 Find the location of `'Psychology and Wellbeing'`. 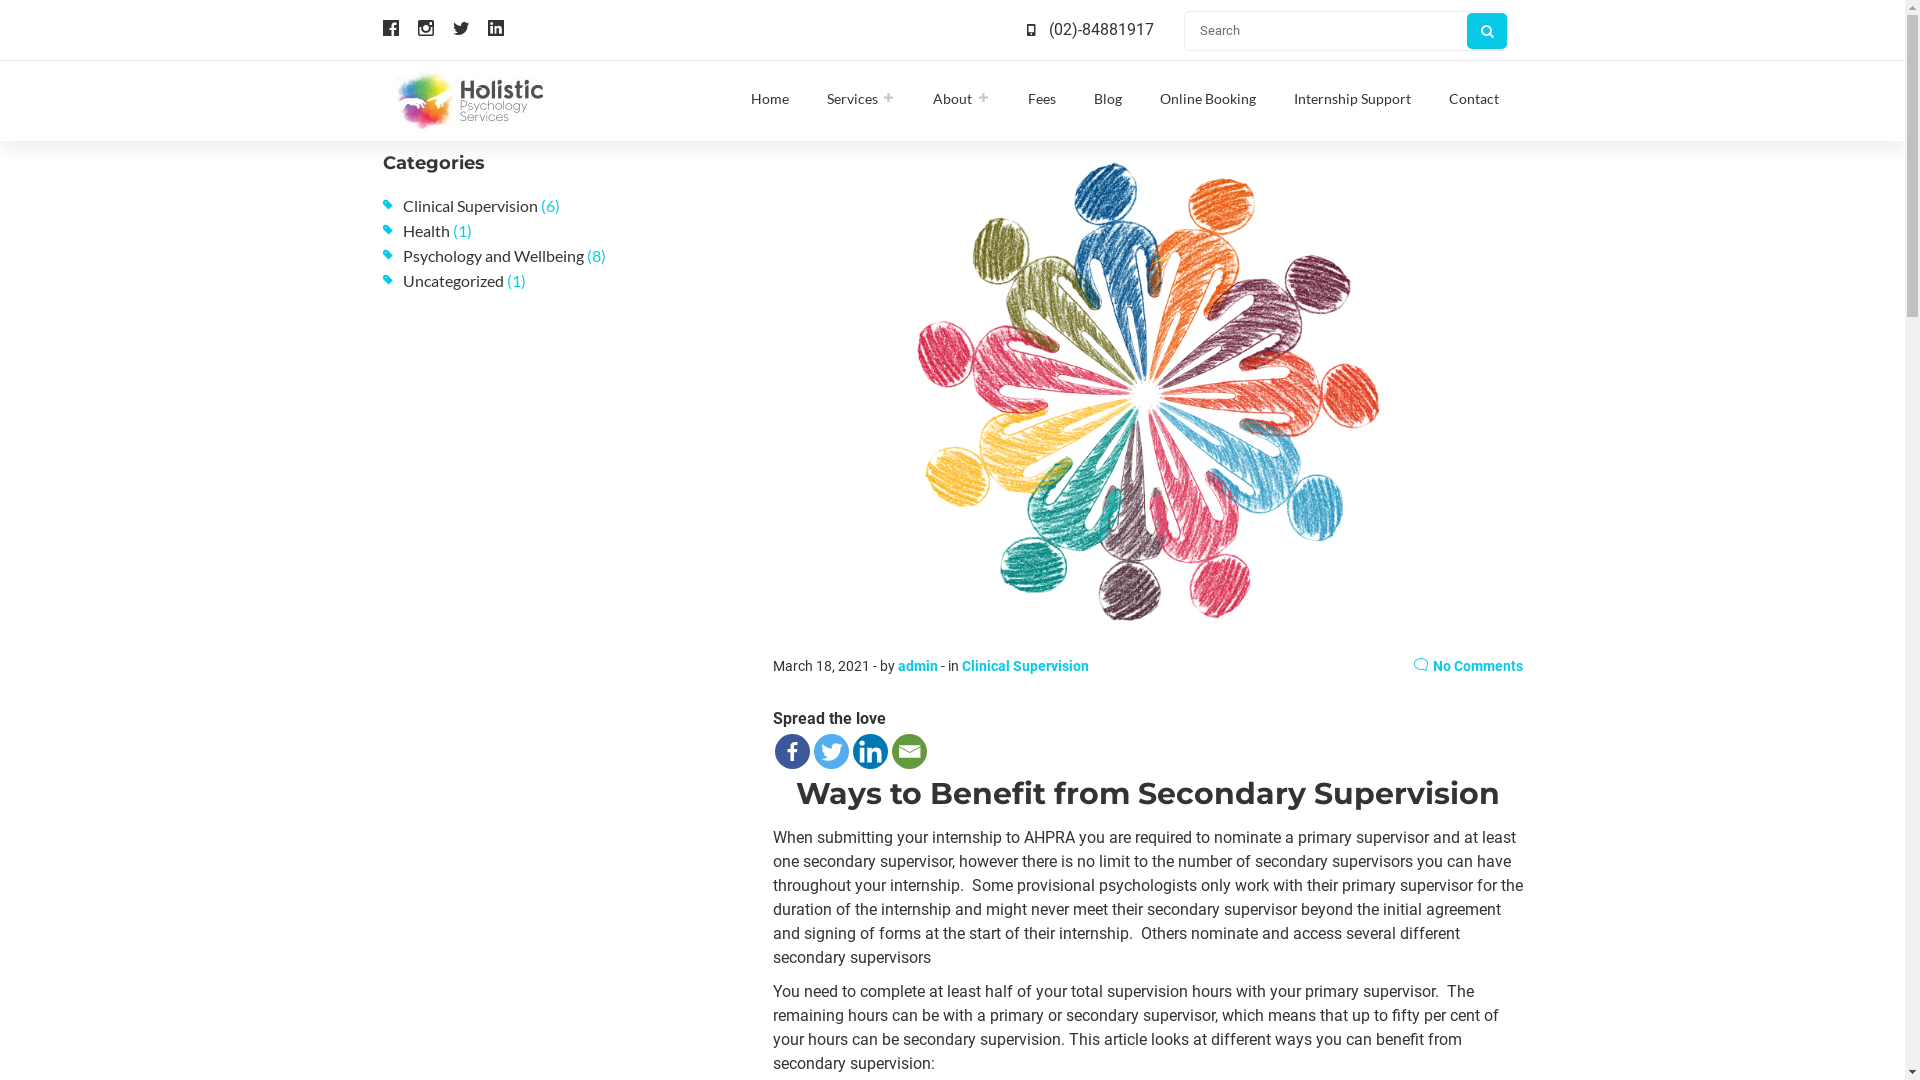

'Psychology and Wellbeing' is located at coordinates (492, 254).